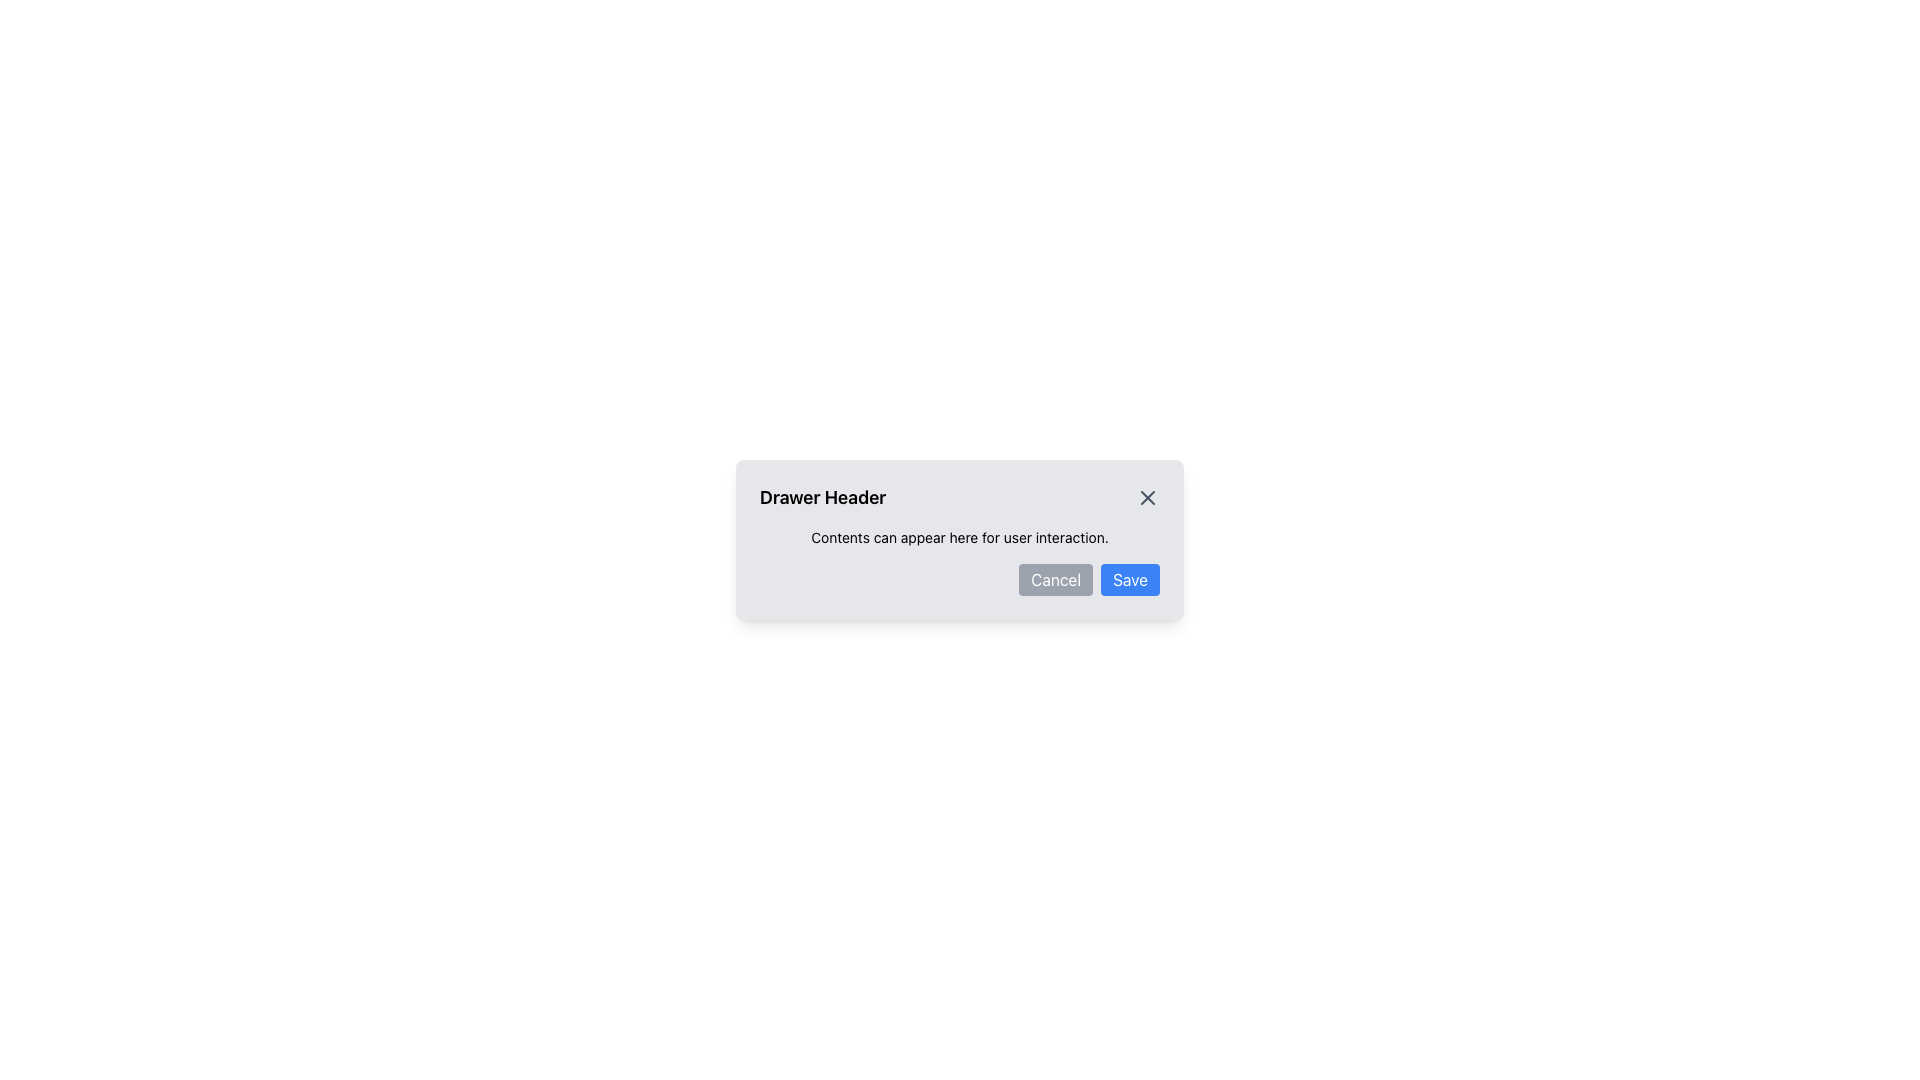 This screenshot has height=1080, width=1920. What do you see at coordinates (1055, 579) in the screenshot?
I see `the cancel button located in the bottom right corner of the dialog box` at bounding box center [1055, 579].